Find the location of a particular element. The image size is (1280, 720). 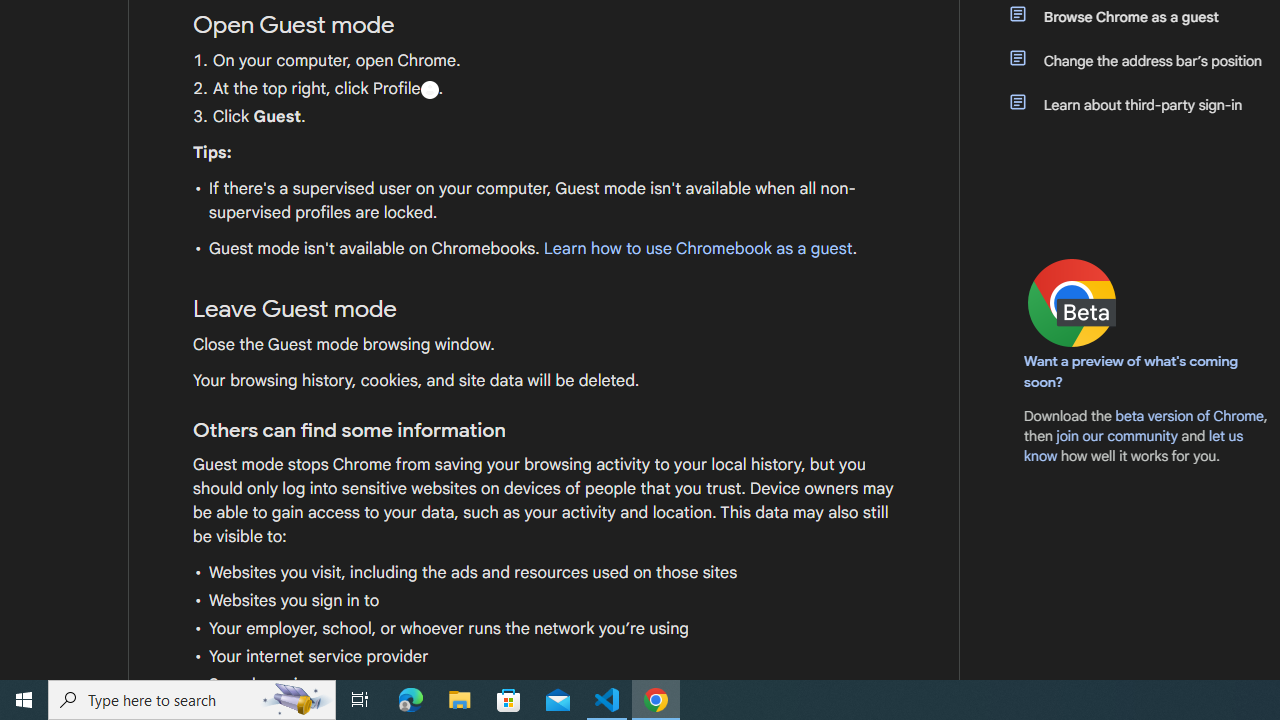

'Learn how to use Chromebook as a guest' is located at coordinates (697, 248).